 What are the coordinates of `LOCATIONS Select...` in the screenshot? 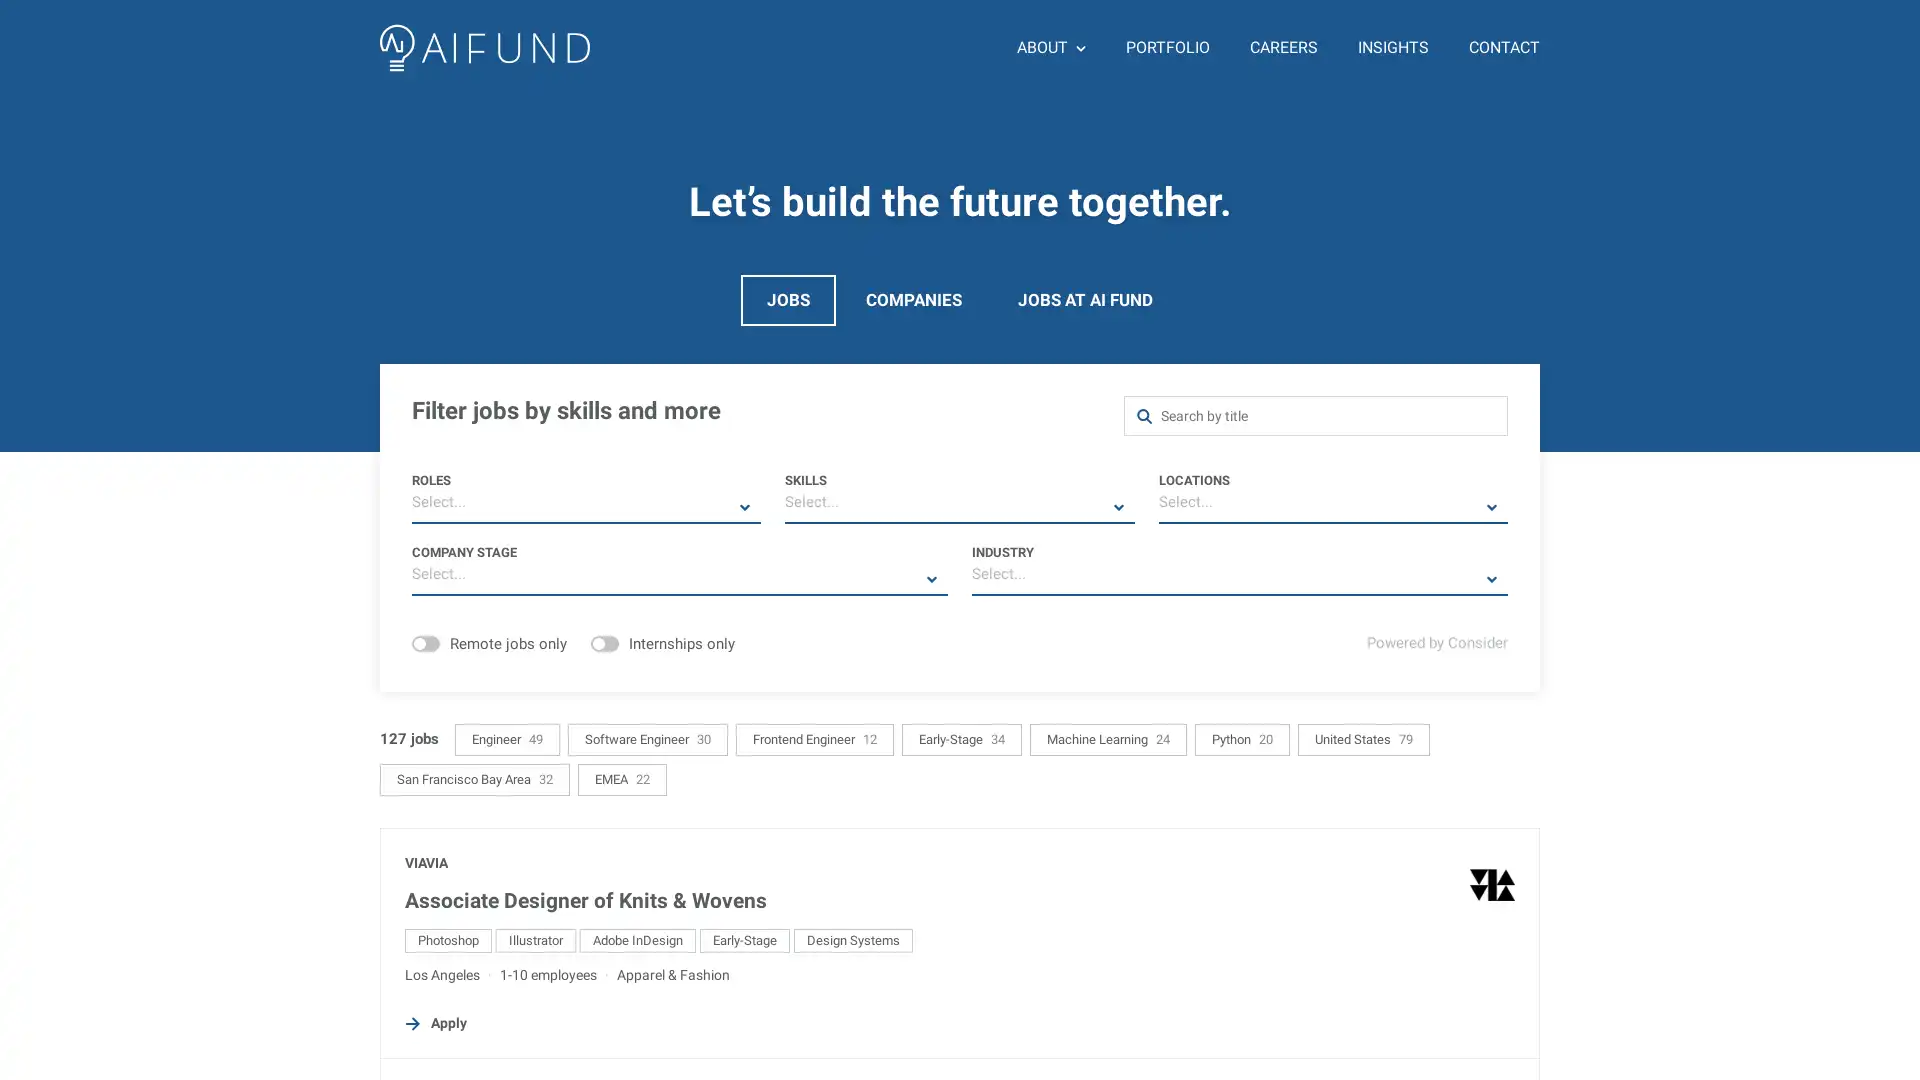 It's located at (1332, 490).